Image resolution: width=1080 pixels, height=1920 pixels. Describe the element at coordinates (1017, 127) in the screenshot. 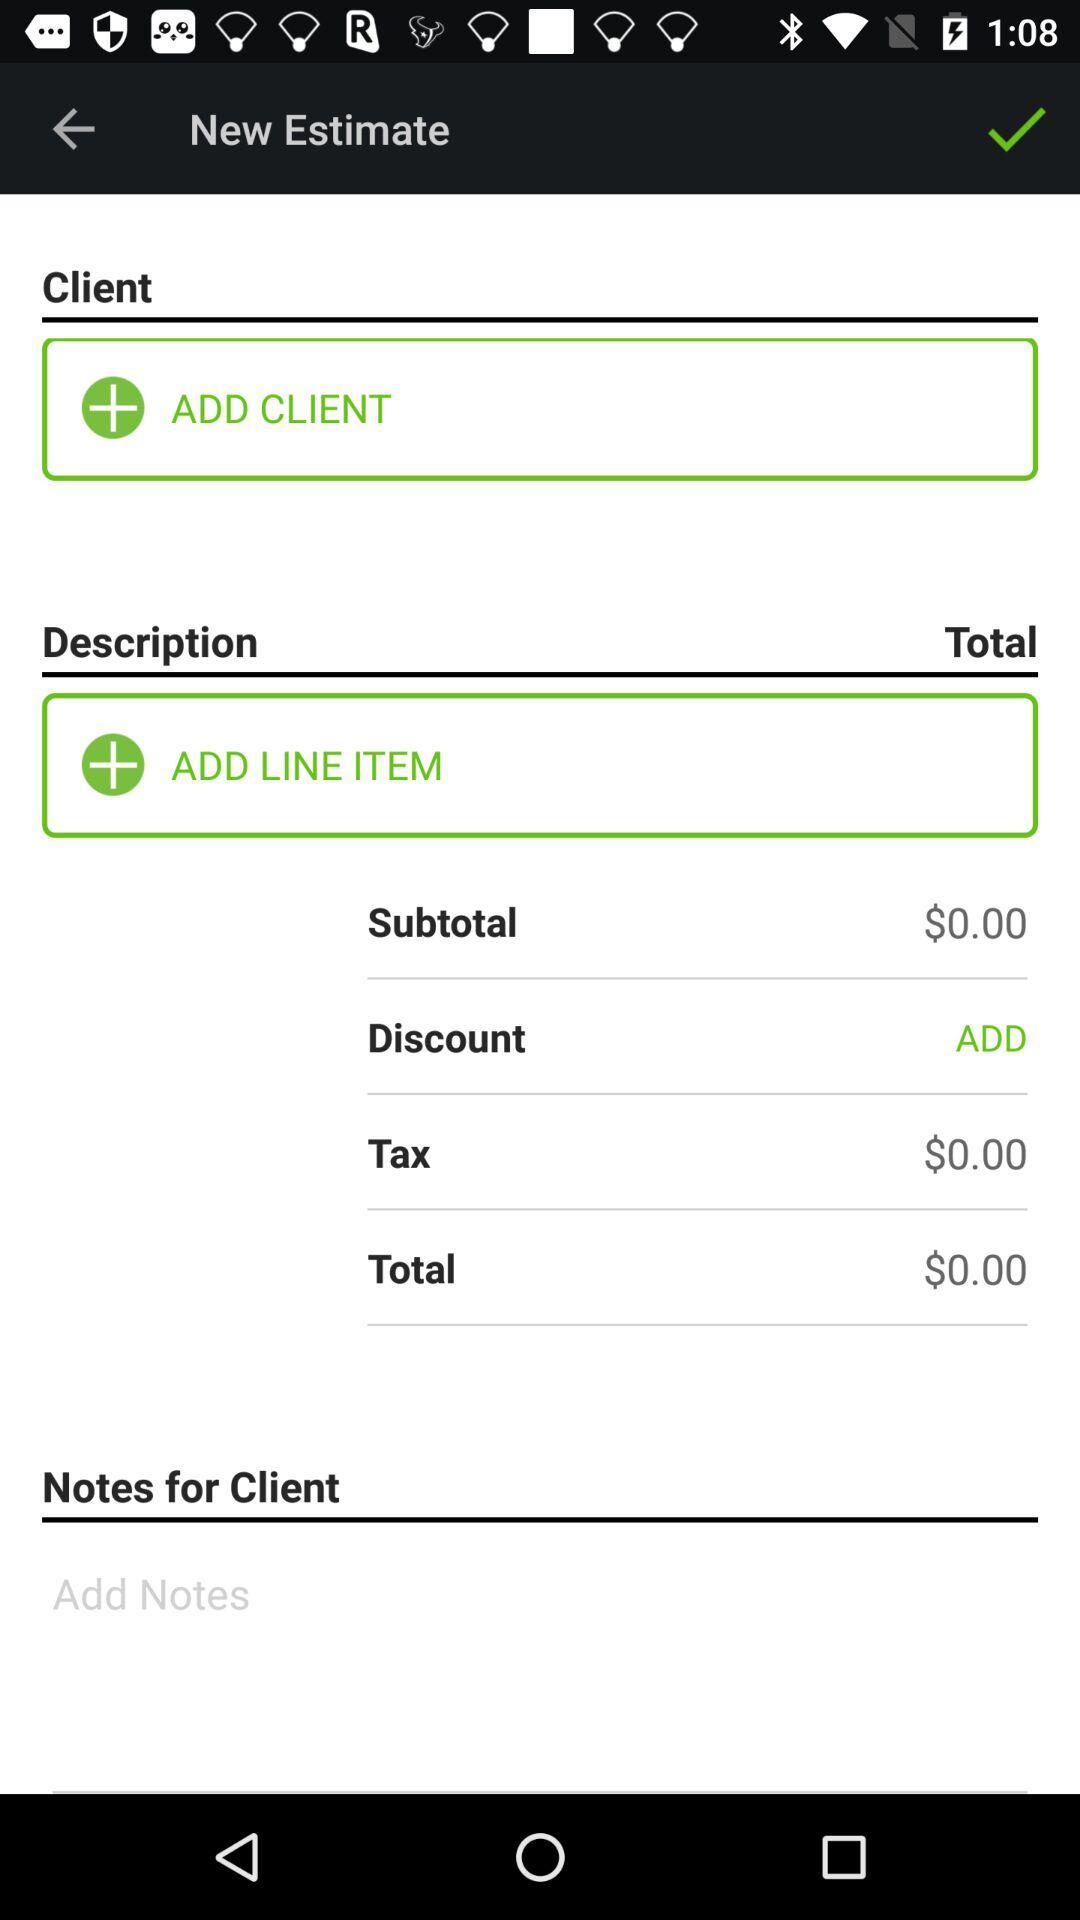

I see `the icon to the right of new estimate item` at that location.